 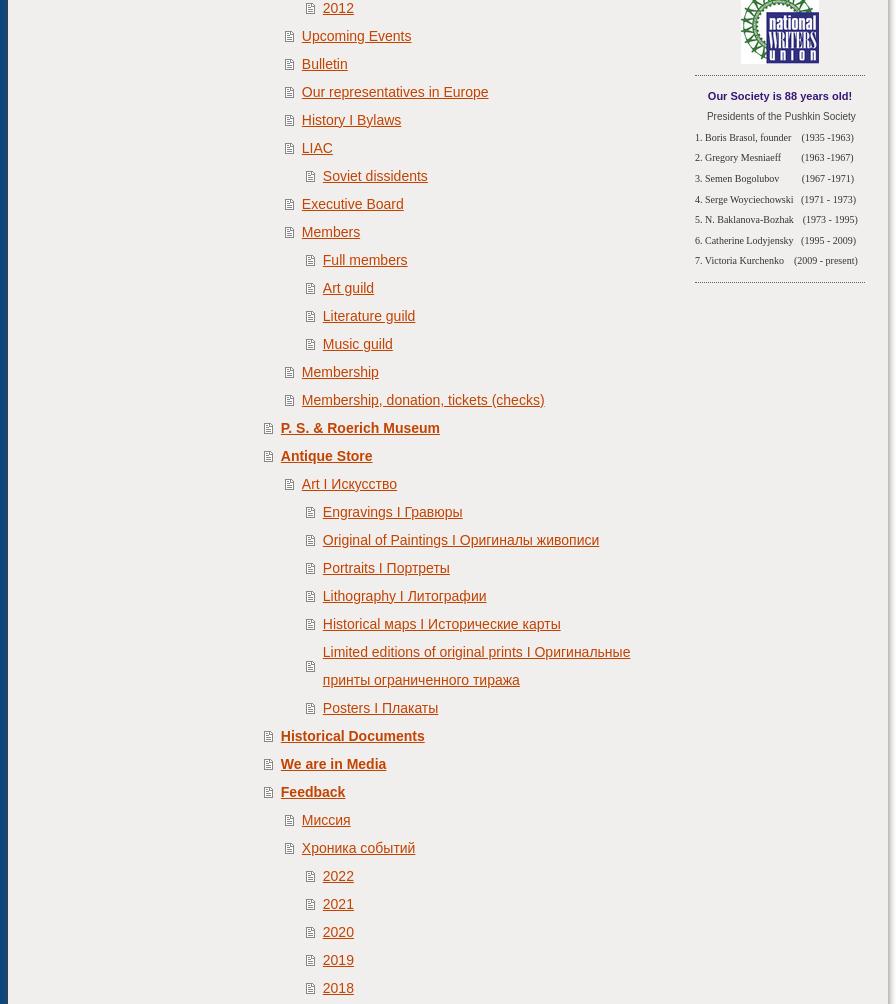 What do you see at coordinates (779, 94) in the screenshot?
I see `'Оur Society is 88 years old!'` at bounding box center [779, 94].